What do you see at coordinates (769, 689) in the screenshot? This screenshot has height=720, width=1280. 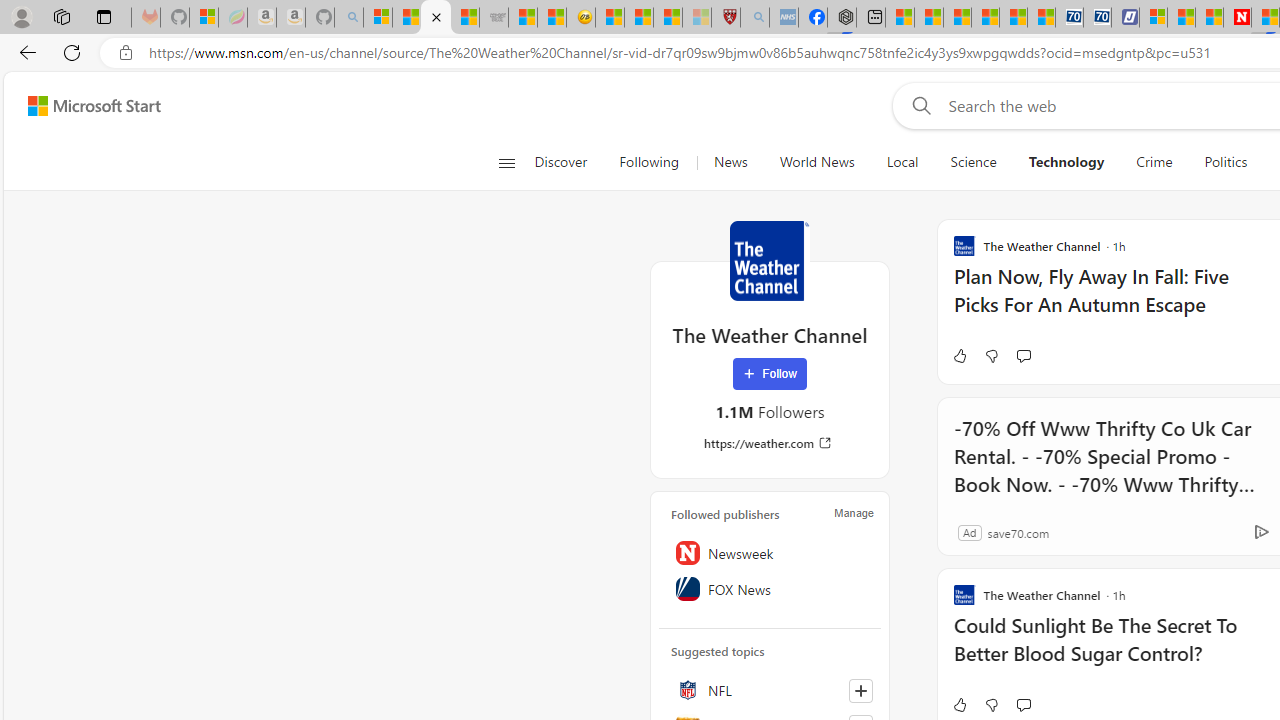 I see `'NFL'` at bounding box center [769, 689].